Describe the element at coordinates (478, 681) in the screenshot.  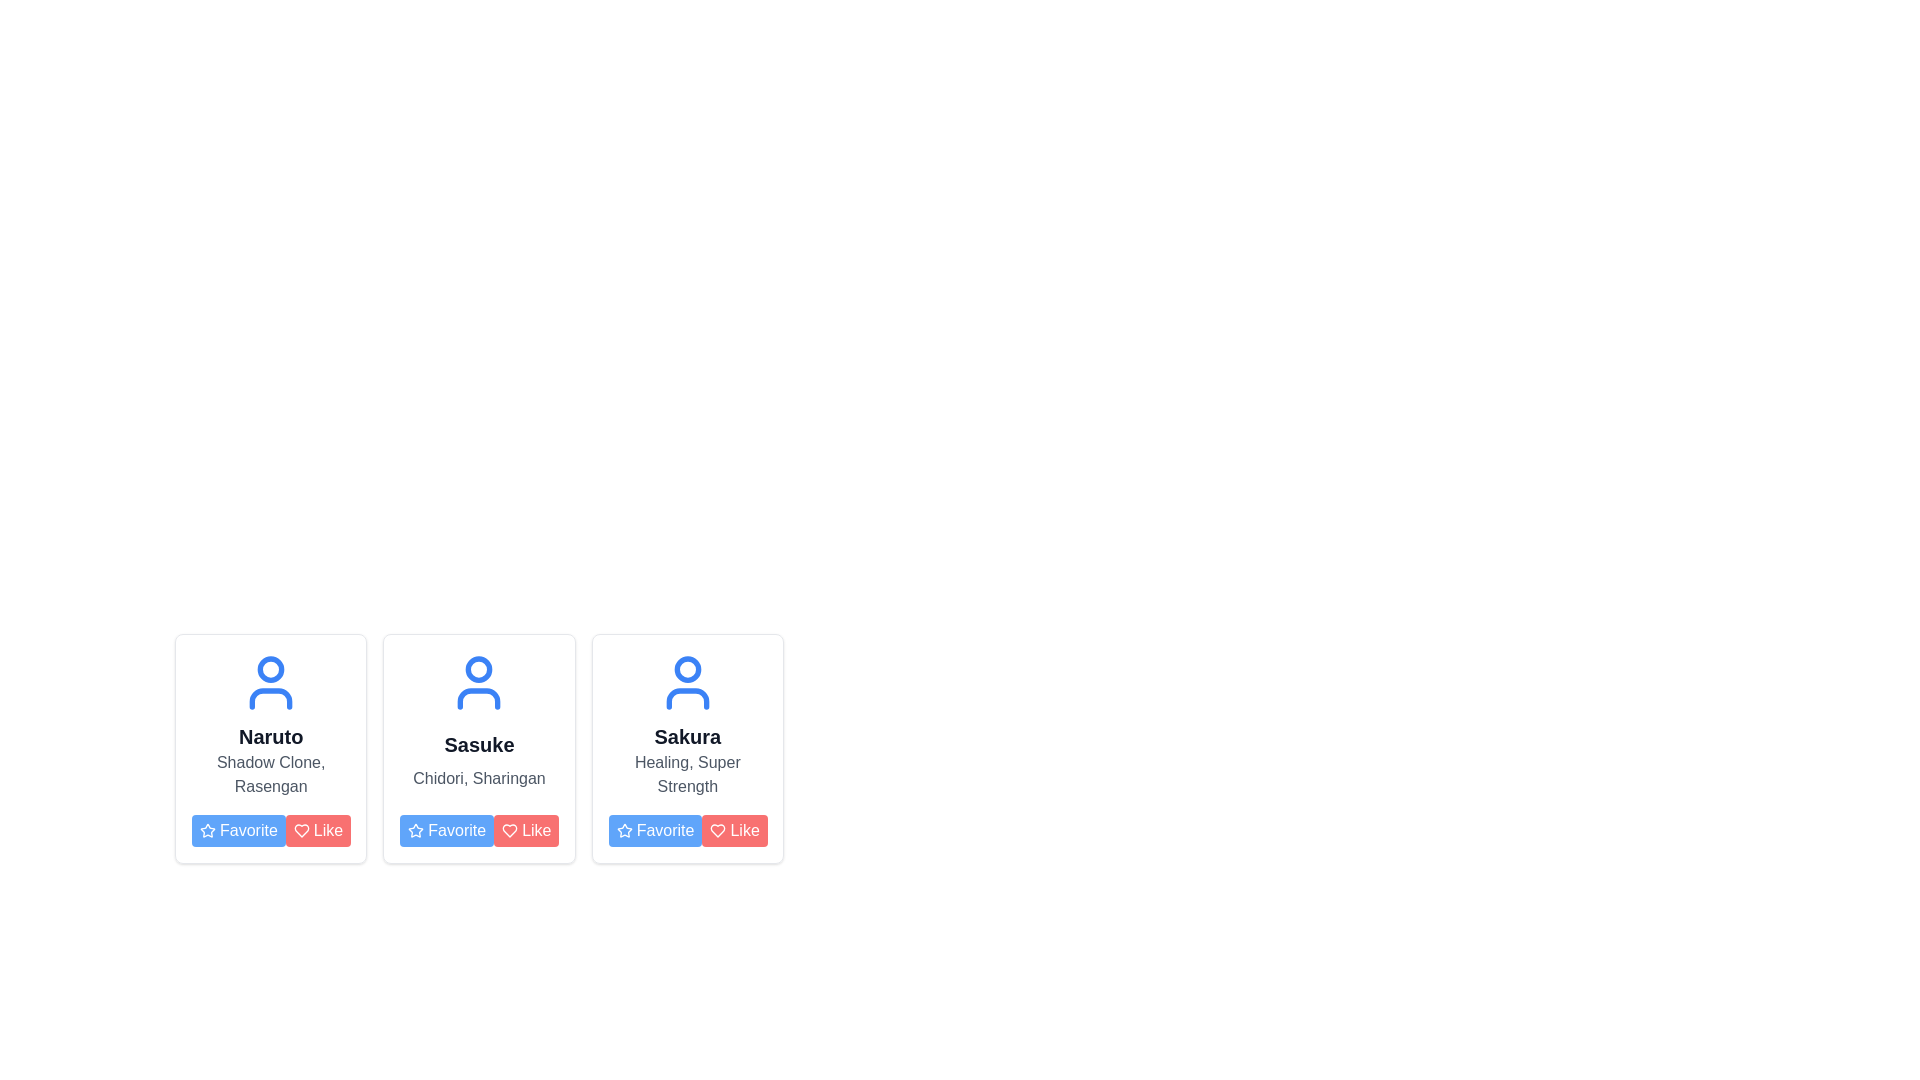
I see `the SVG icon representing a user profile at the top center of the card labeled 'Sasuke'` at that location.